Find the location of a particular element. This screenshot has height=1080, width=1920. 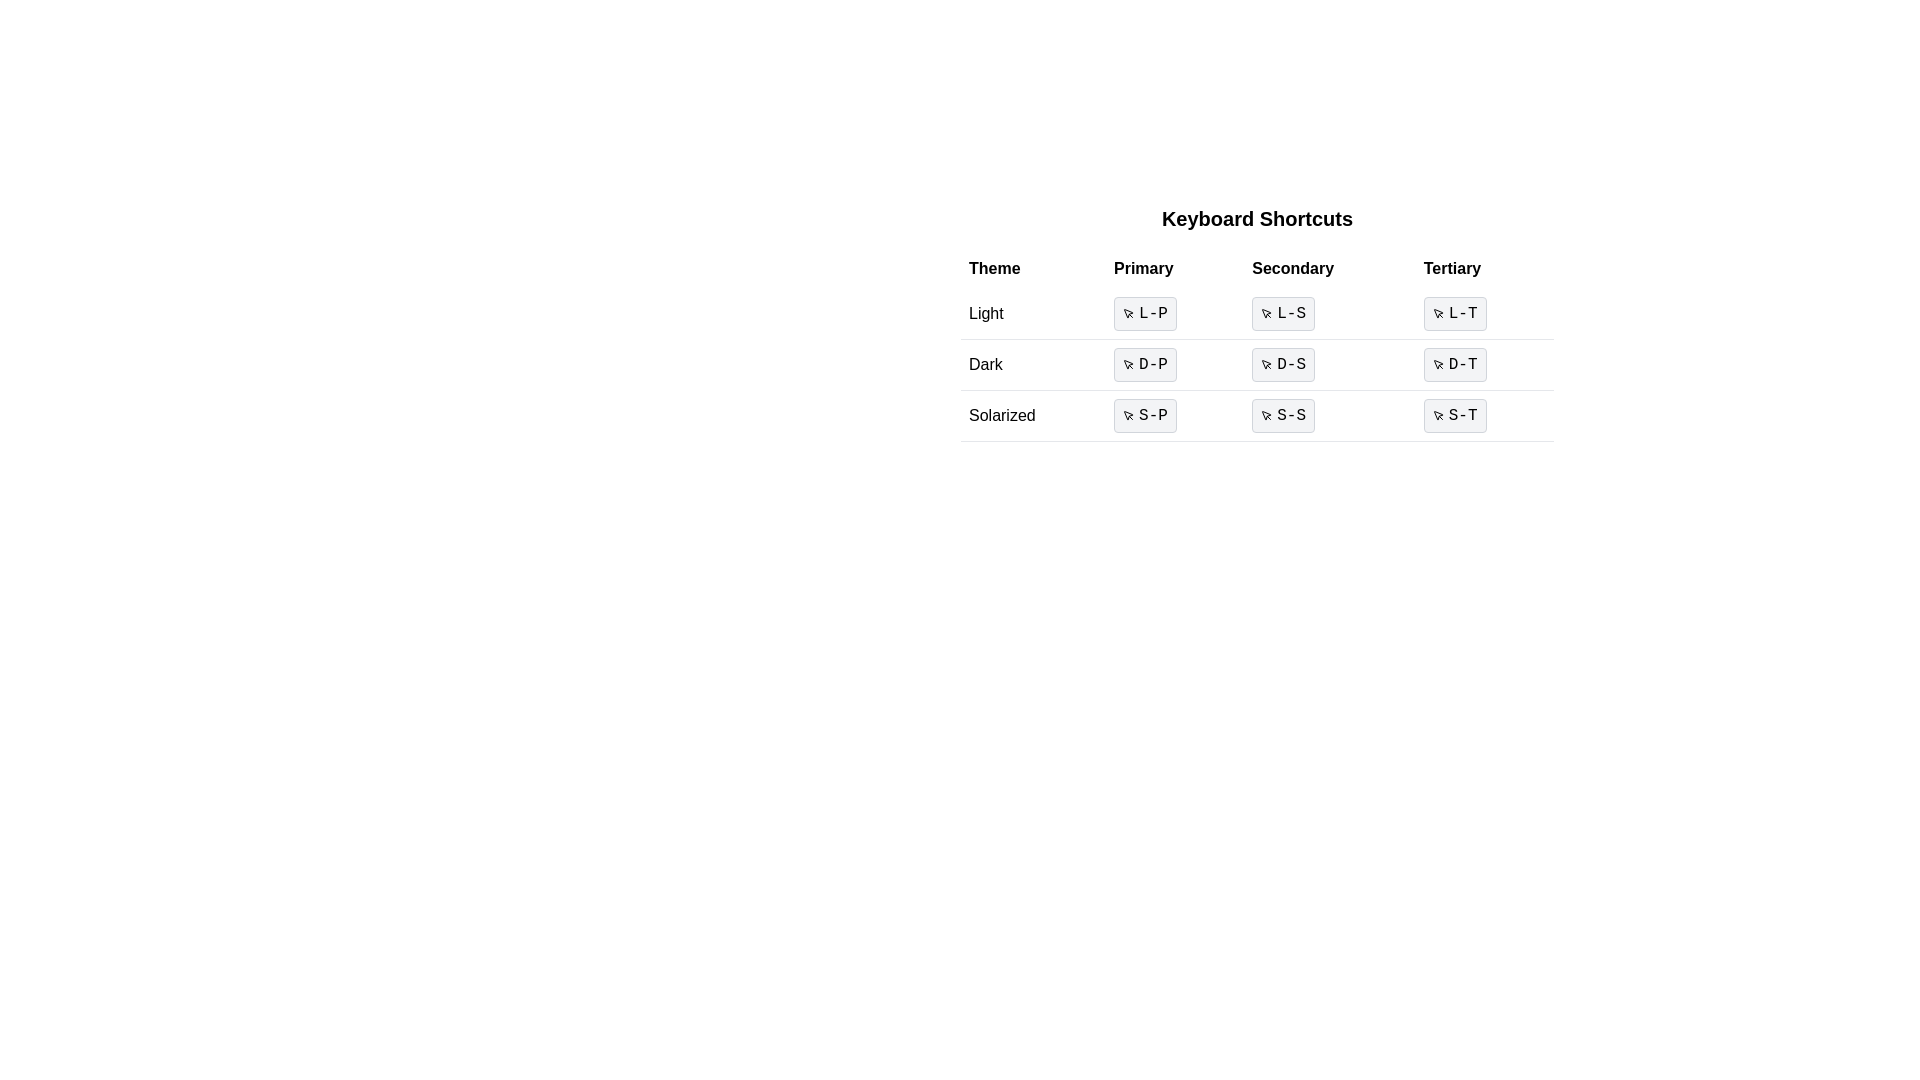

the SVG icon resembling a mouse pointer within the 'D-T' button located in the 'Tertiary' column of the 'Dark' row in the 'Keyboard Shortcuts' grid is located at coordinates (1437, 365).